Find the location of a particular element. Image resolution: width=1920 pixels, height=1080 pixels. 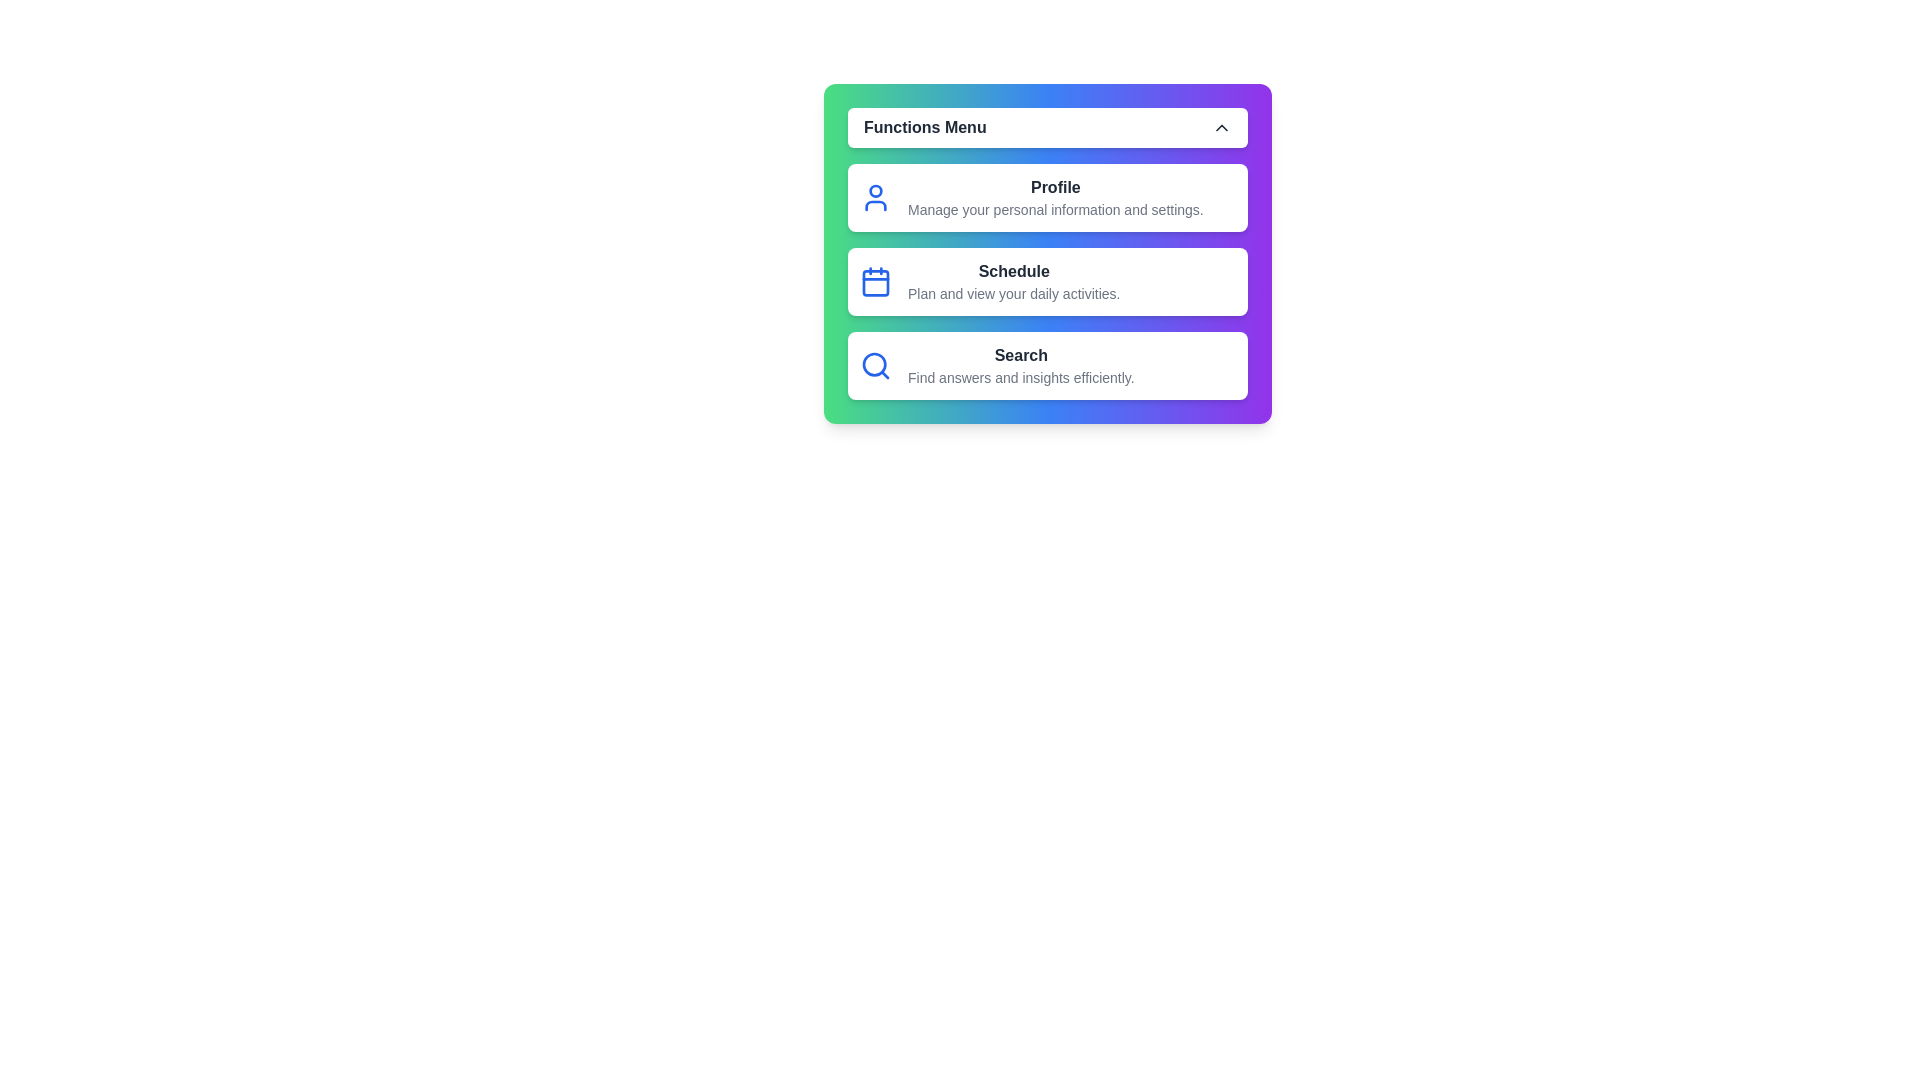

'Functions Menu' button to toggle the menu's visibility is located at coordinates (1046, 127).